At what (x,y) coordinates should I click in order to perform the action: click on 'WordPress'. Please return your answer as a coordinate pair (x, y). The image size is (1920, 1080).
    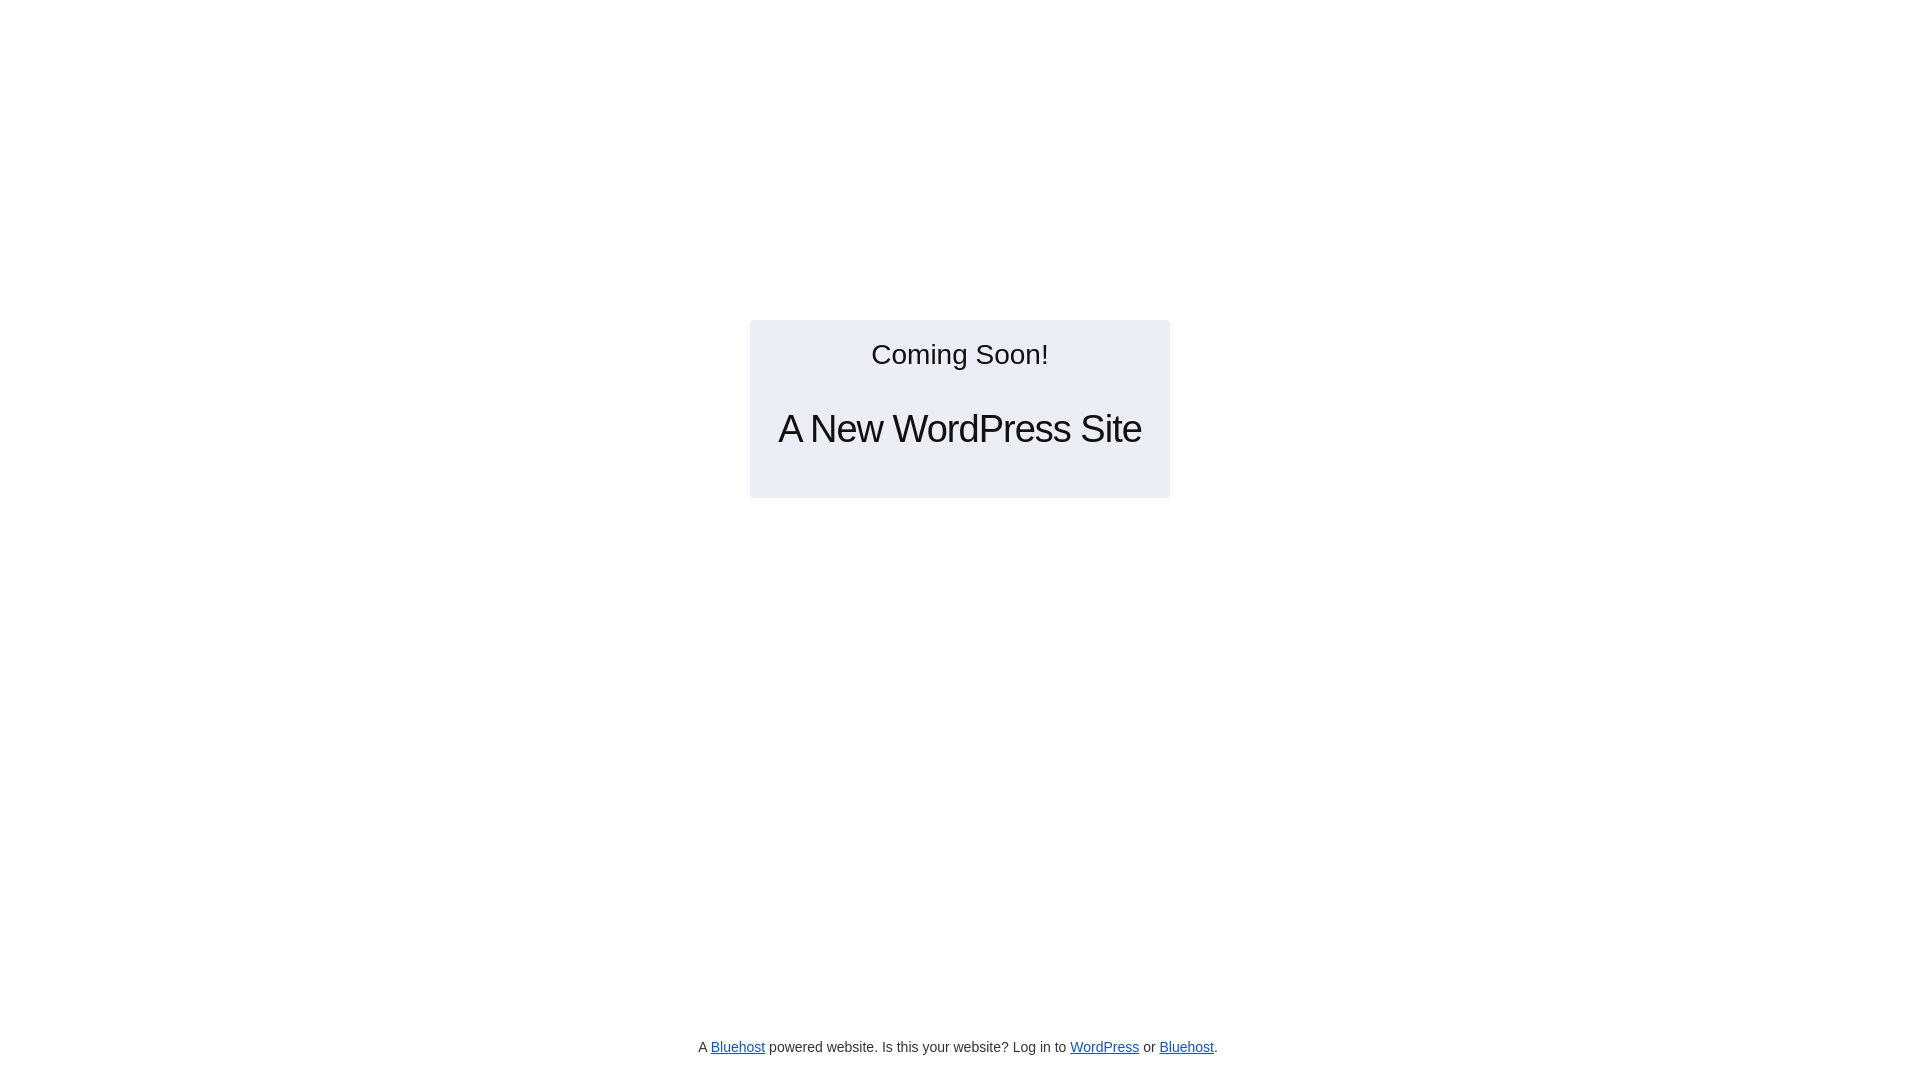
    Looking at the image, I should click on (1103, 1045).